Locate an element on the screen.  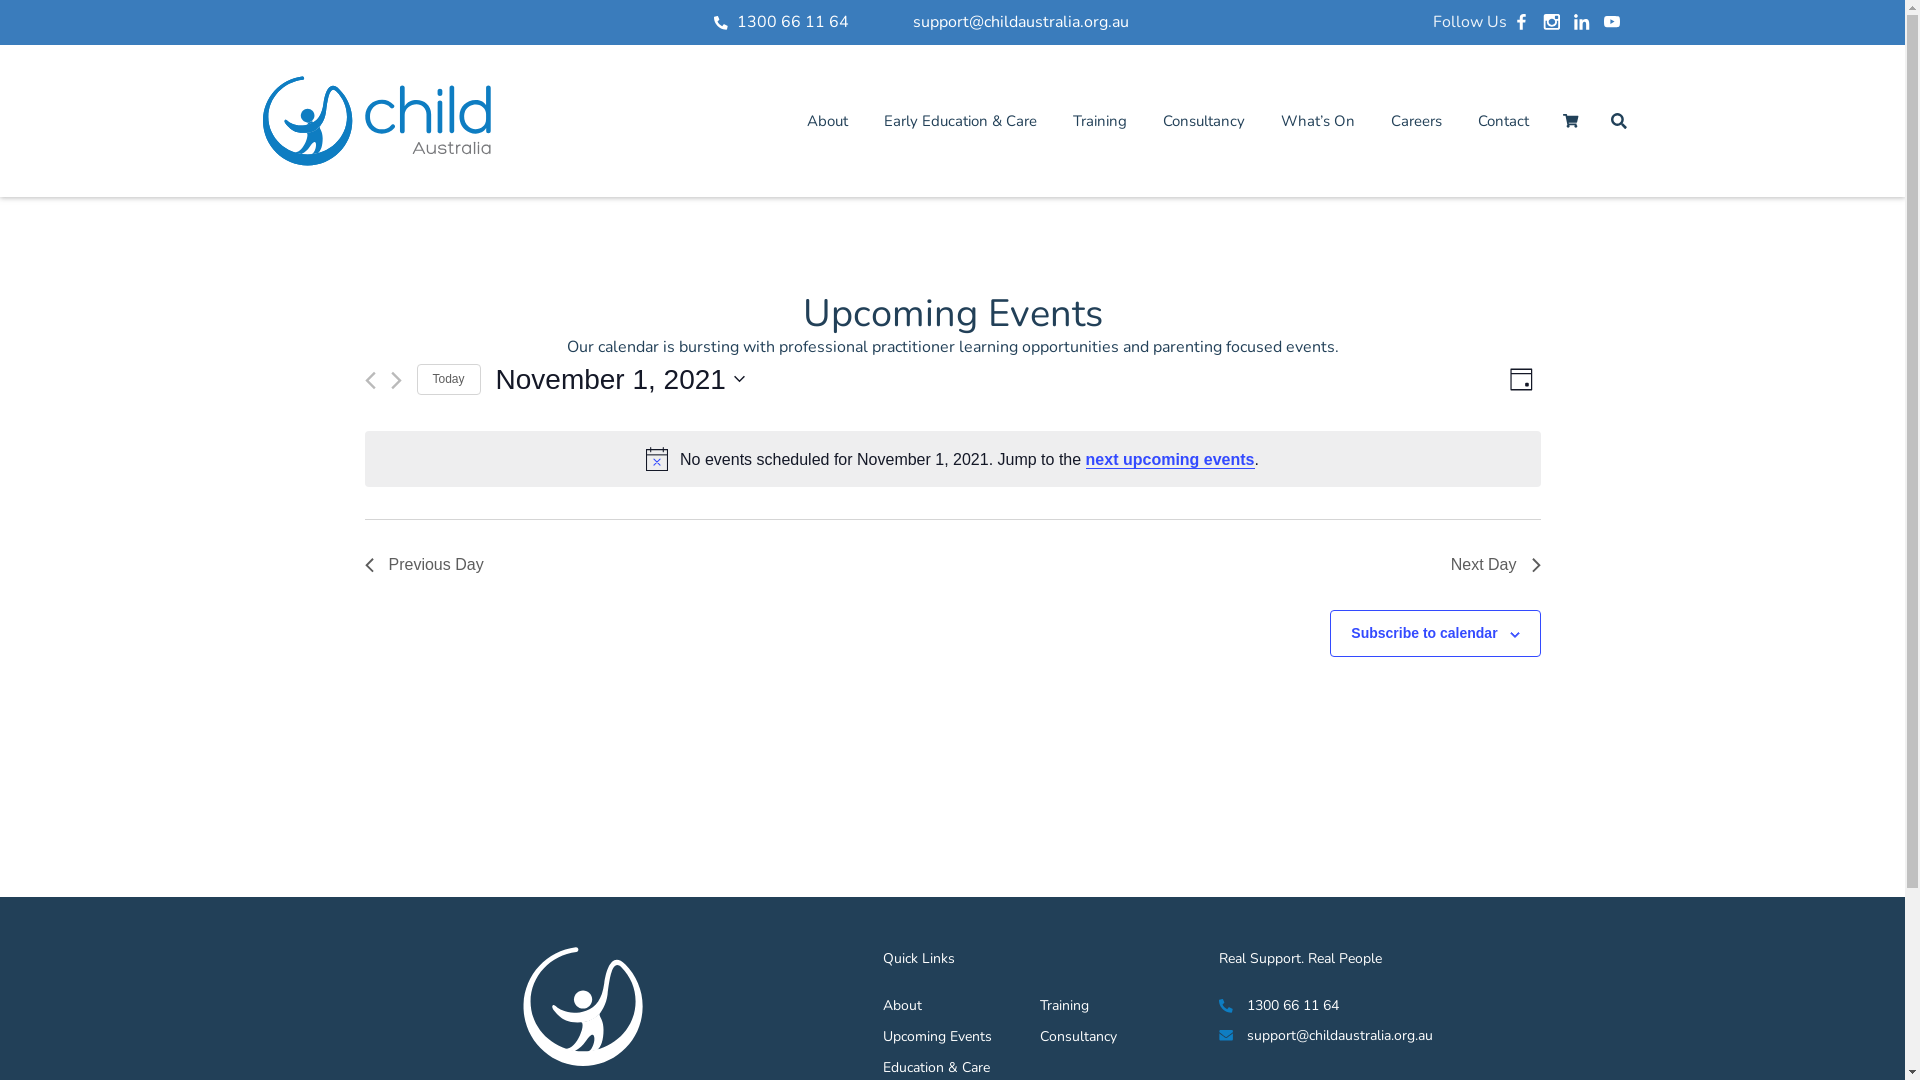
'Subscribe to calendar' is located at coordinates (1423, 632).